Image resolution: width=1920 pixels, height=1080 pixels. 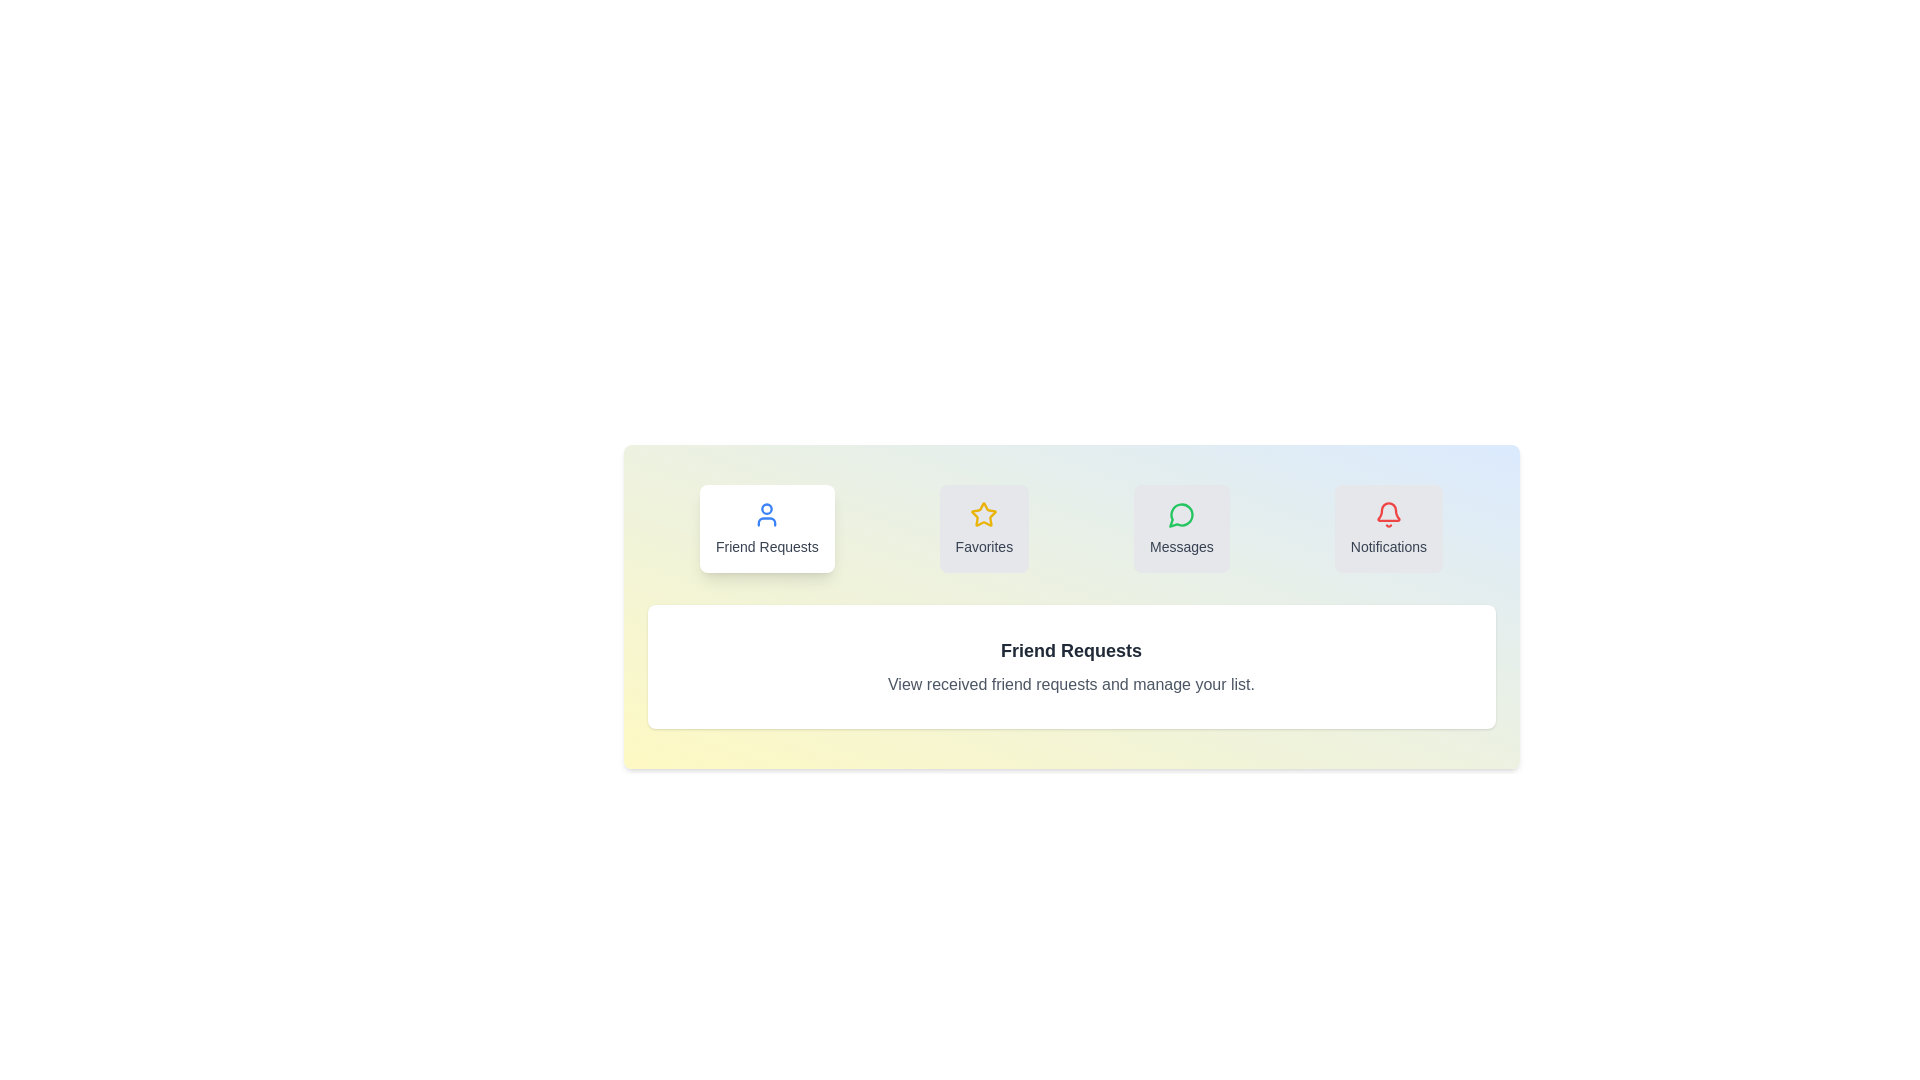 What do you see at coordinates (1387, 527) in the screenshot?
I see `the 'Notifications' tab` at bounding box center [1387, 527].